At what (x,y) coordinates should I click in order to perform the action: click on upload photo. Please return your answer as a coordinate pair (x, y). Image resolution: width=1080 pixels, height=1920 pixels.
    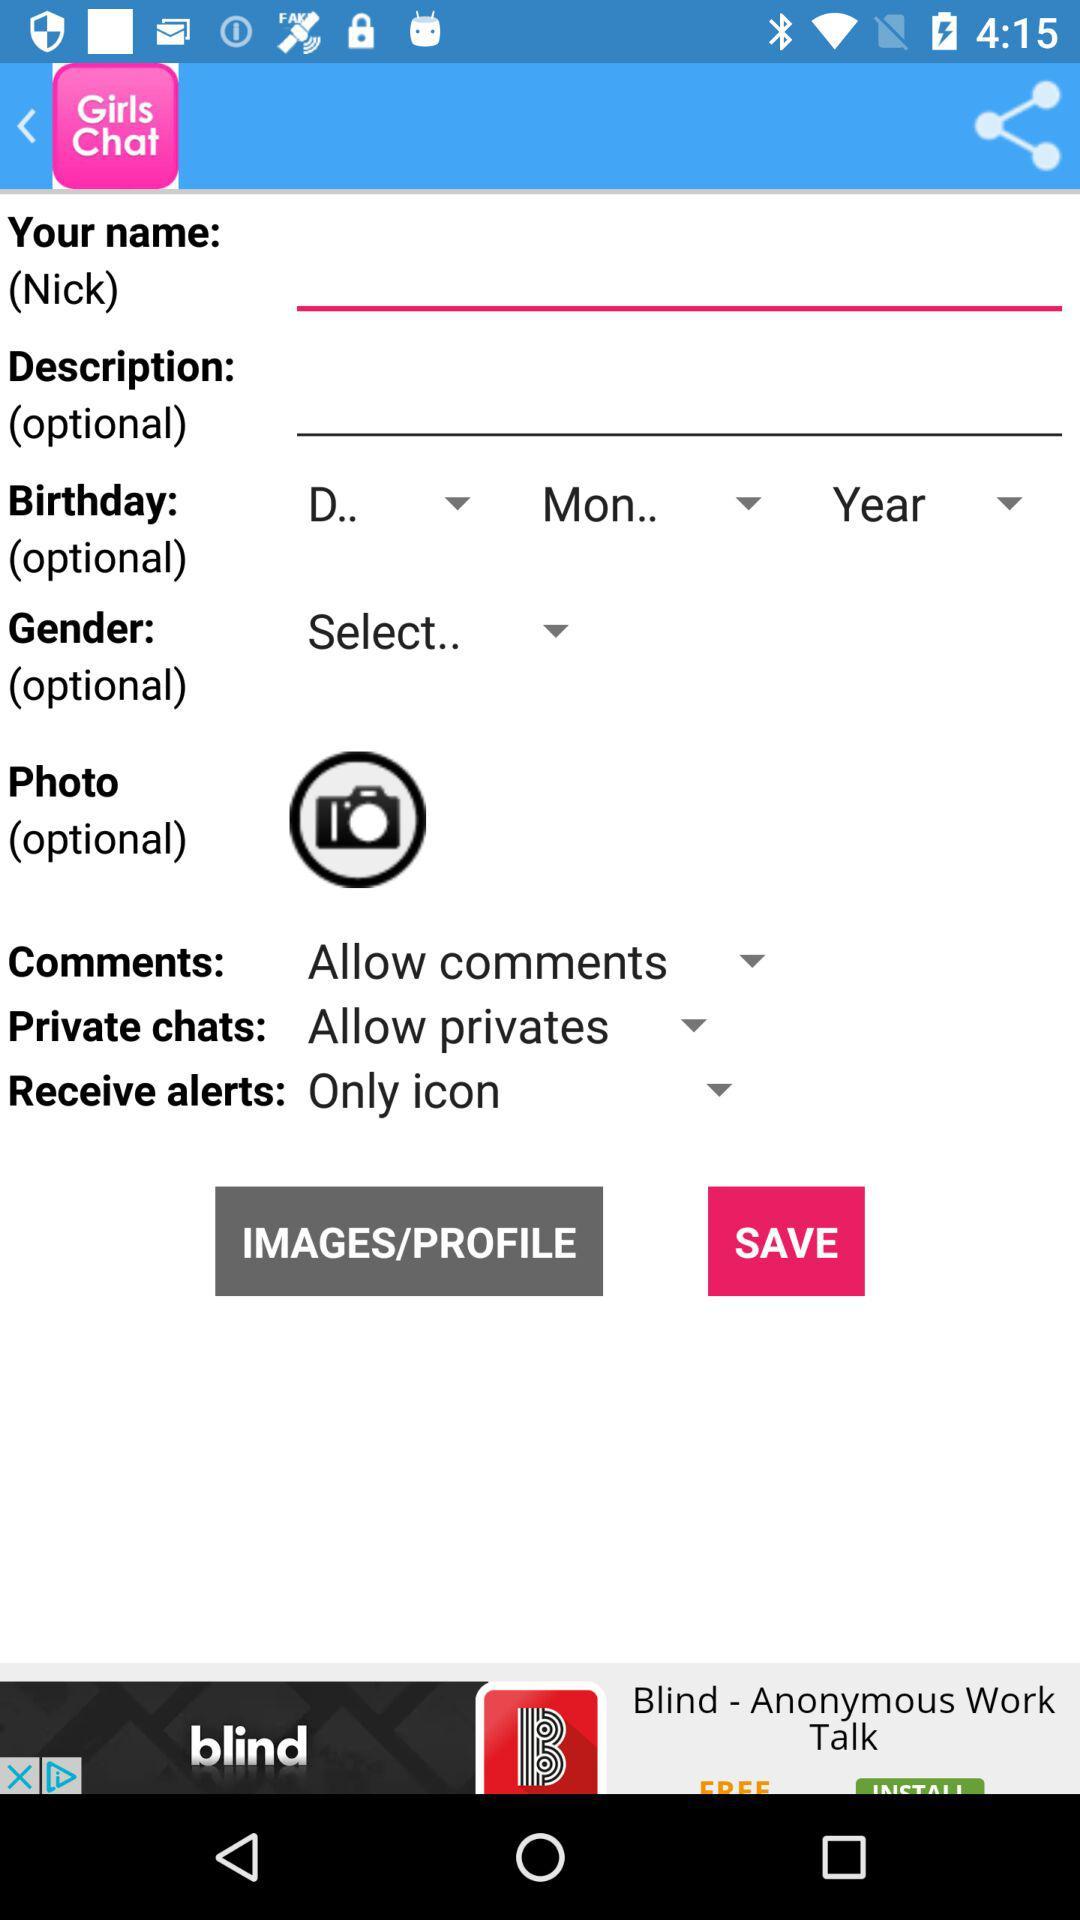
    Looking at the image, I should click on (356, 819).